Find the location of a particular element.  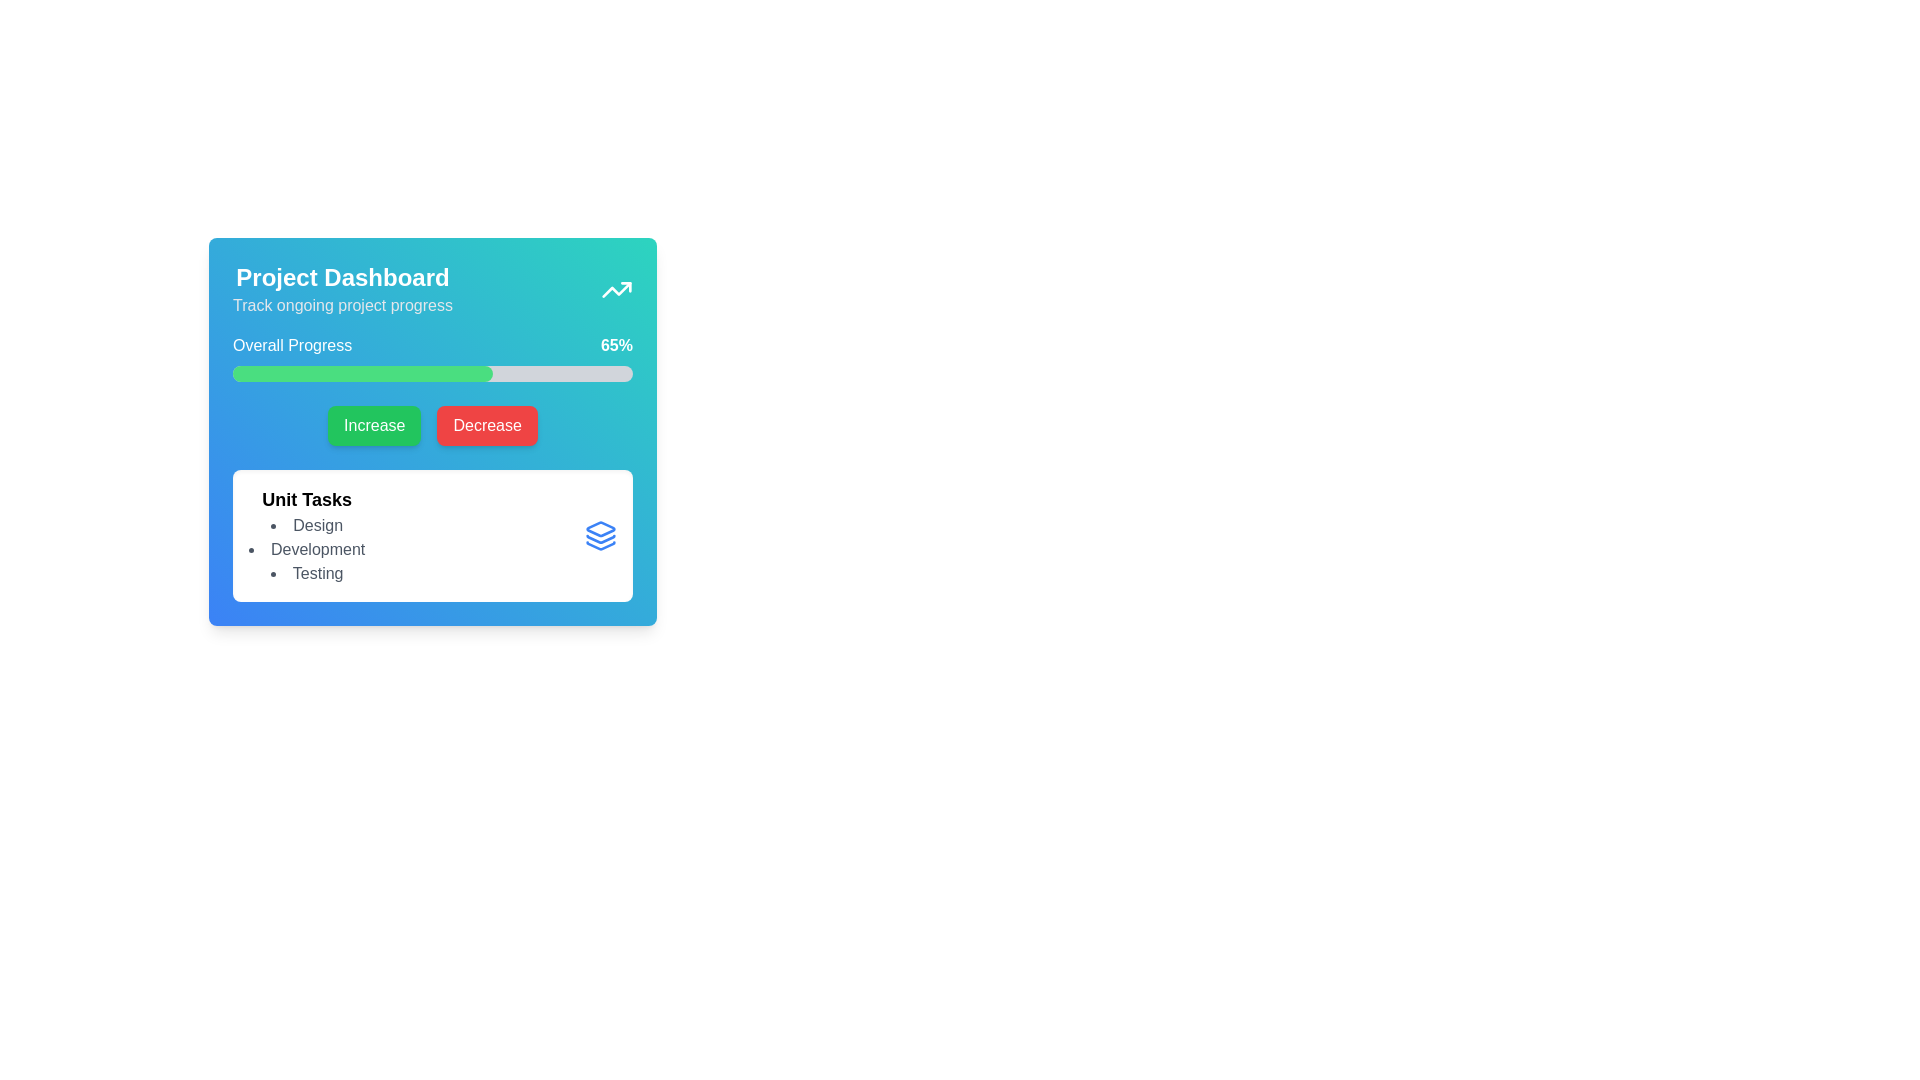

the static text displaying '65%' which indicates the current progress percentage of the ongoing task, located in the 'Overall Progress' section, to the right of the progress bar is located at coordinates (615, 345).